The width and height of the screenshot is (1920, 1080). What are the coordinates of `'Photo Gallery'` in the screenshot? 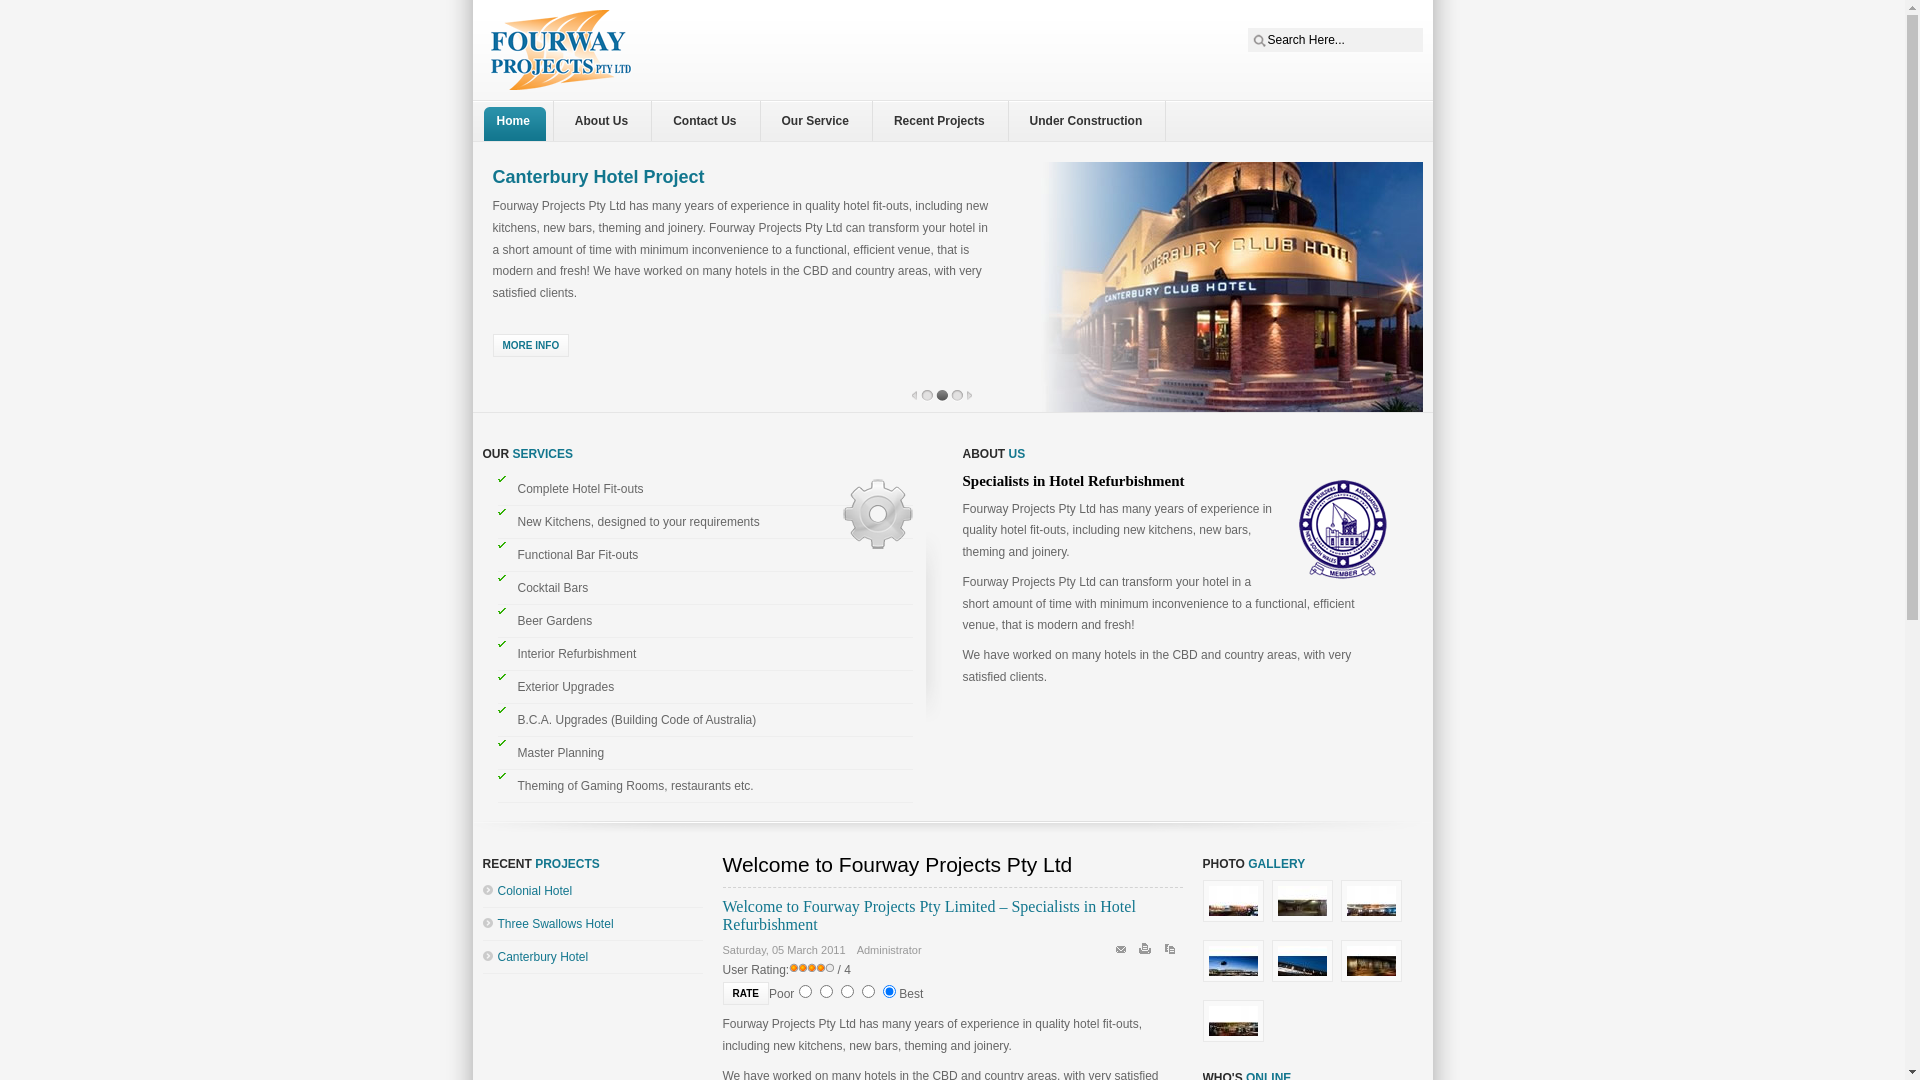 It's located at (1233, 1041).